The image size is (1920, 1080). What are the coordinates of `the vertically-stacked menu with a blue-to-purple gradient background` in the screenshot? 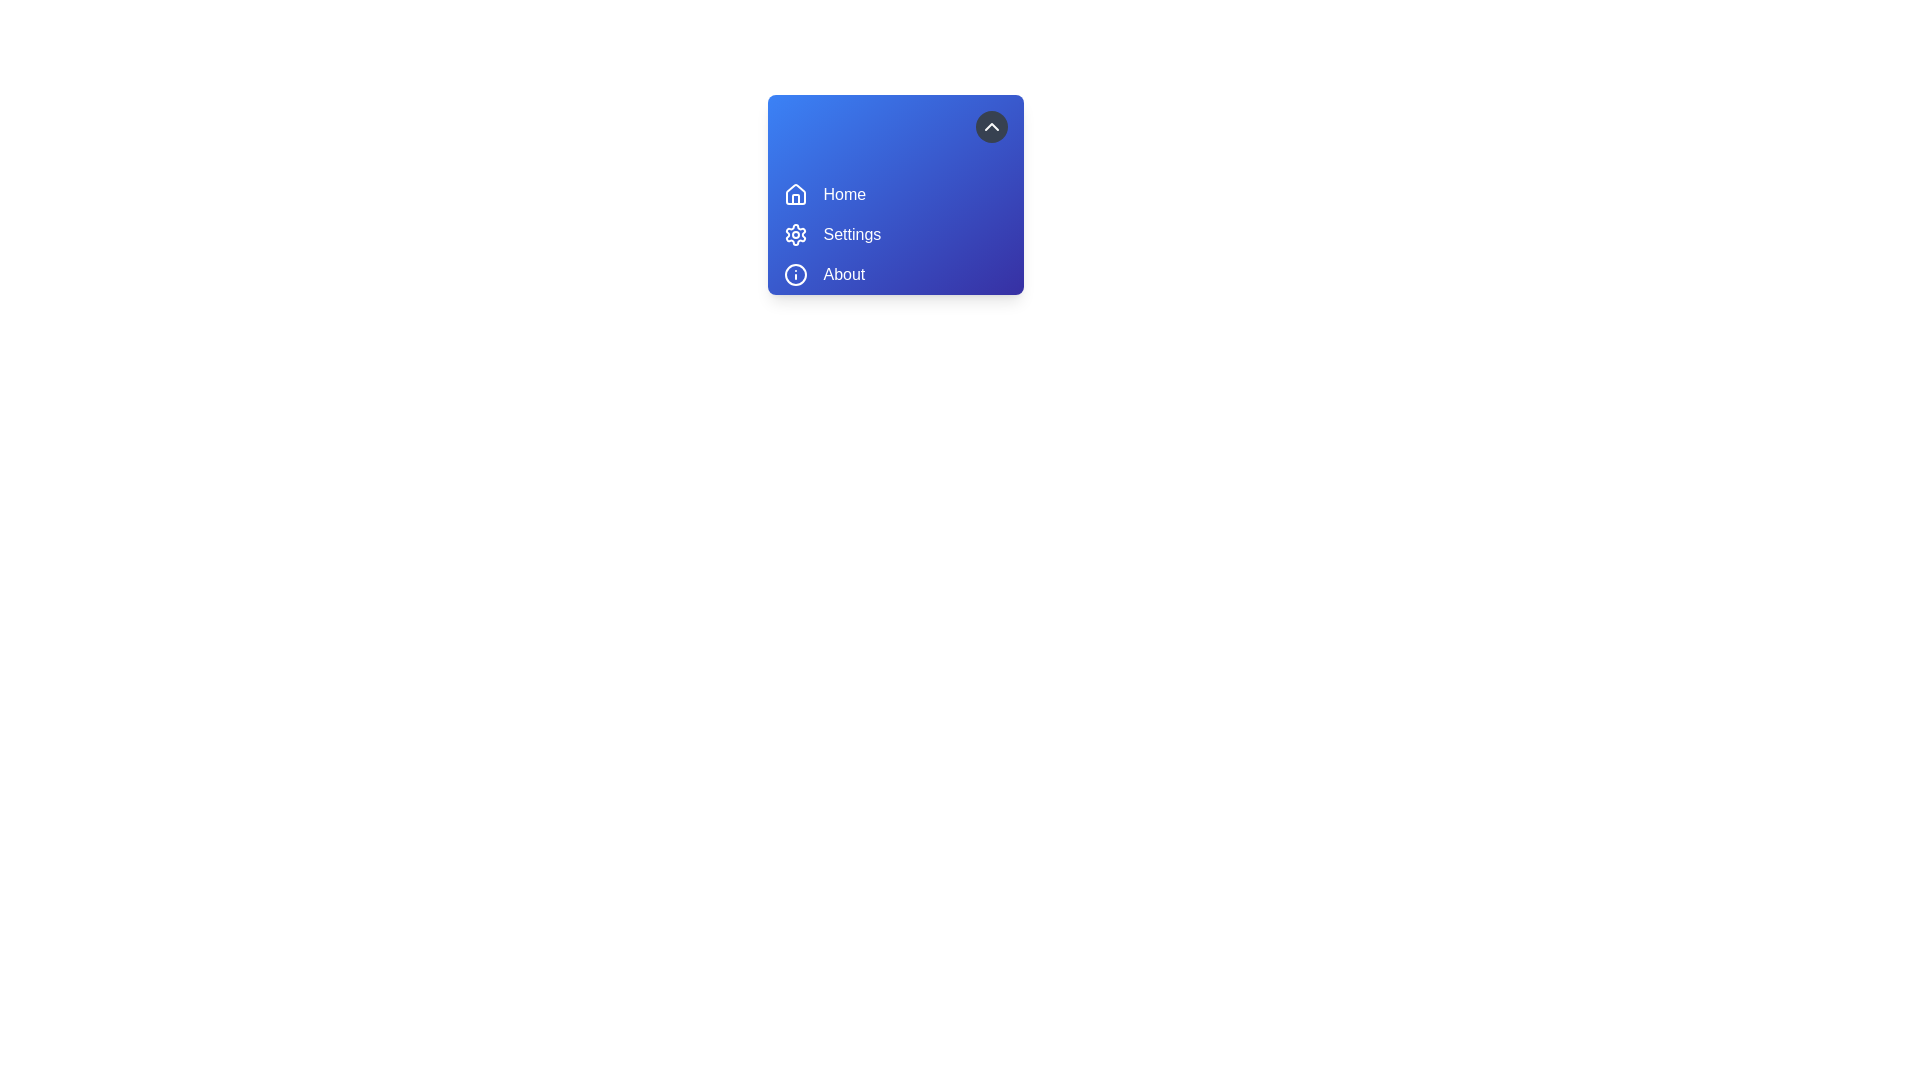 It's located at (958, 195).